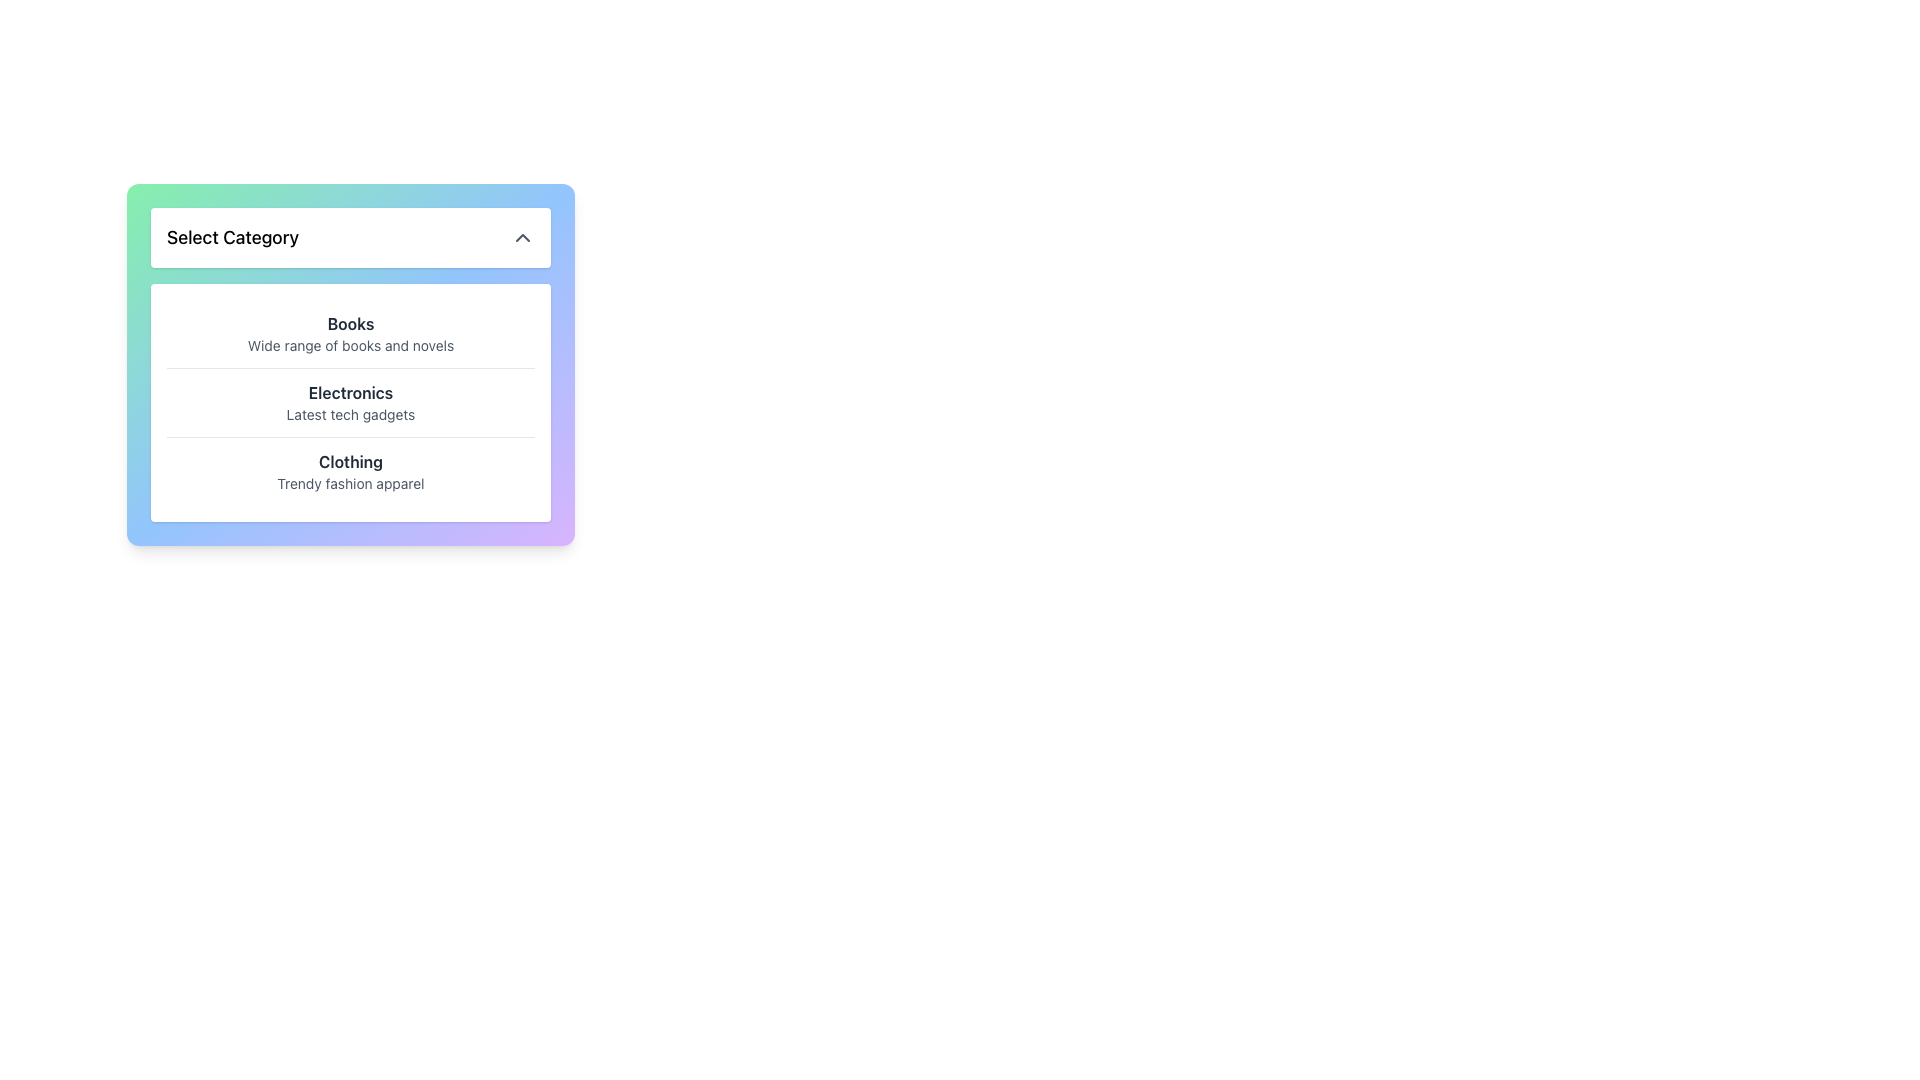 This screenshot has width=1920, height=1080. I want to click on the 'Electronics' category item in the selection menu, so click(350, 402).